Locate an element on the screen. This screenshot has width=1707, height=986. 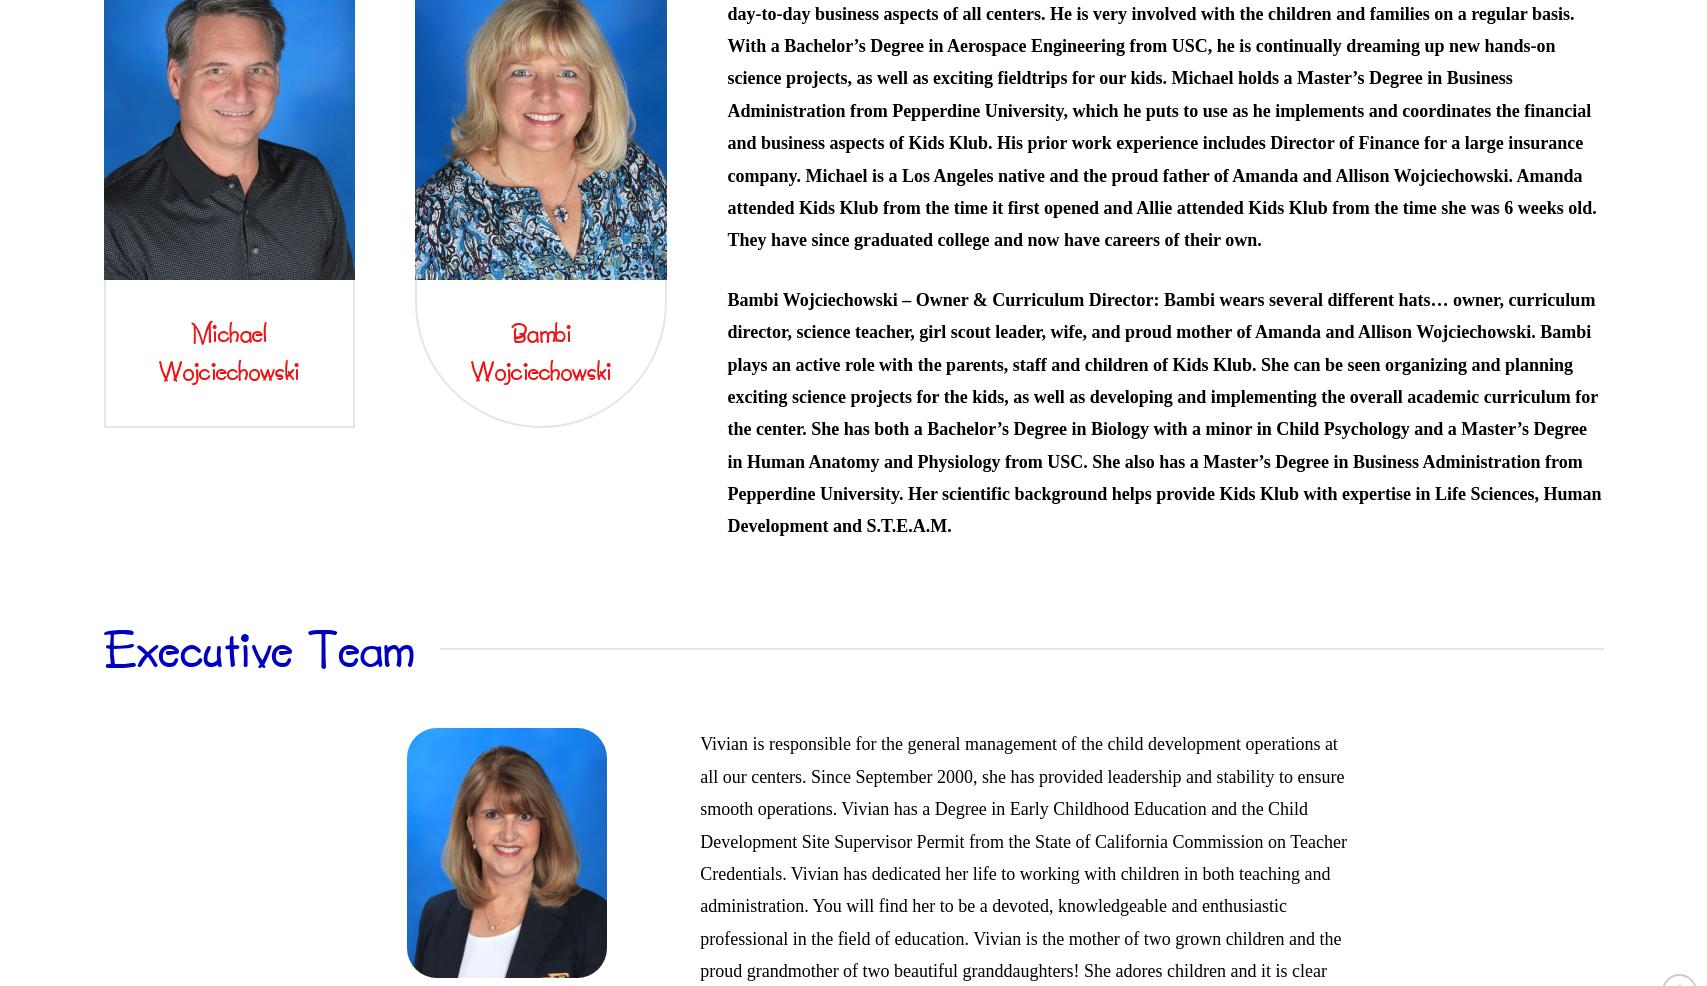
'Bambi Wojciechowski – Owner & Curriculum Director: Bambi wears several different hats… owner, curriculum director, science teacher, girl scout leader, wife, and proud mother of Amanda and Allison Wojciechowski.  Bambi plays an active role with the parents, staff and children of Kids Klub.  She can be seen organizing and planning exciting science projects for the kids, as well as developing and implementing the overall academic curriculum for the center. She has both a Bachelor’s Degree in Biology with a minor in Child Psychology and a Master’s Degree in Human Anatomy and Physiology from USC.  She also has a Master’s Degree in Business Administration from Pepperdine University.  Her scientific background helps provide Kids Klub with expertise in Life Sciences, Human Development and S.T.E.A.M.' is located at coordinates (1163, 412).